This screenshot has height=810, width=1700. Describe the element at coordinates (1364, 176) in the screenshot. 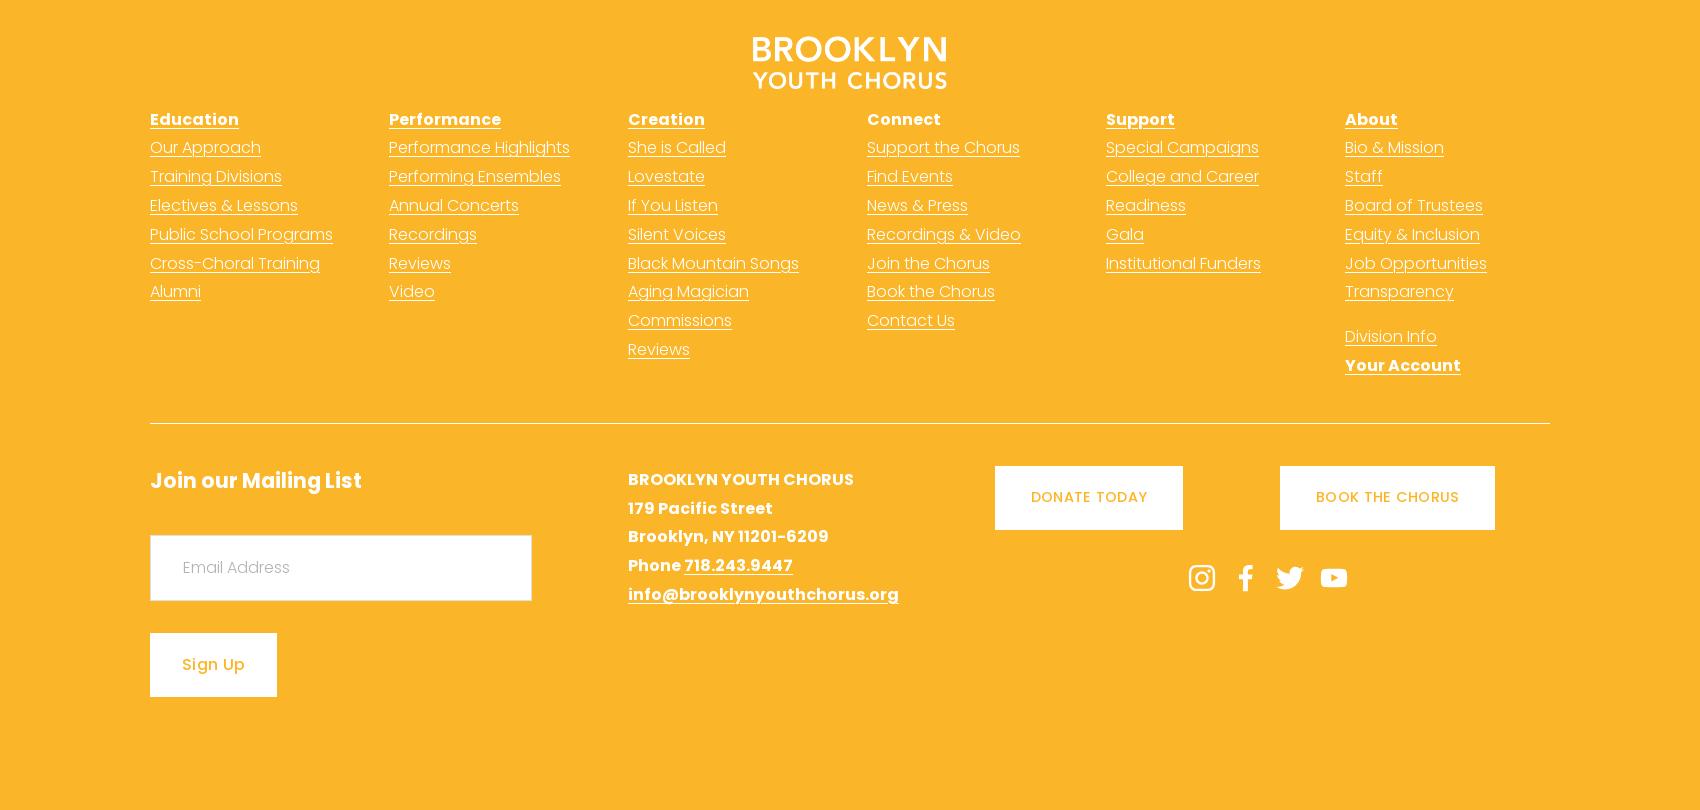

I see `'Staff'` at that location.